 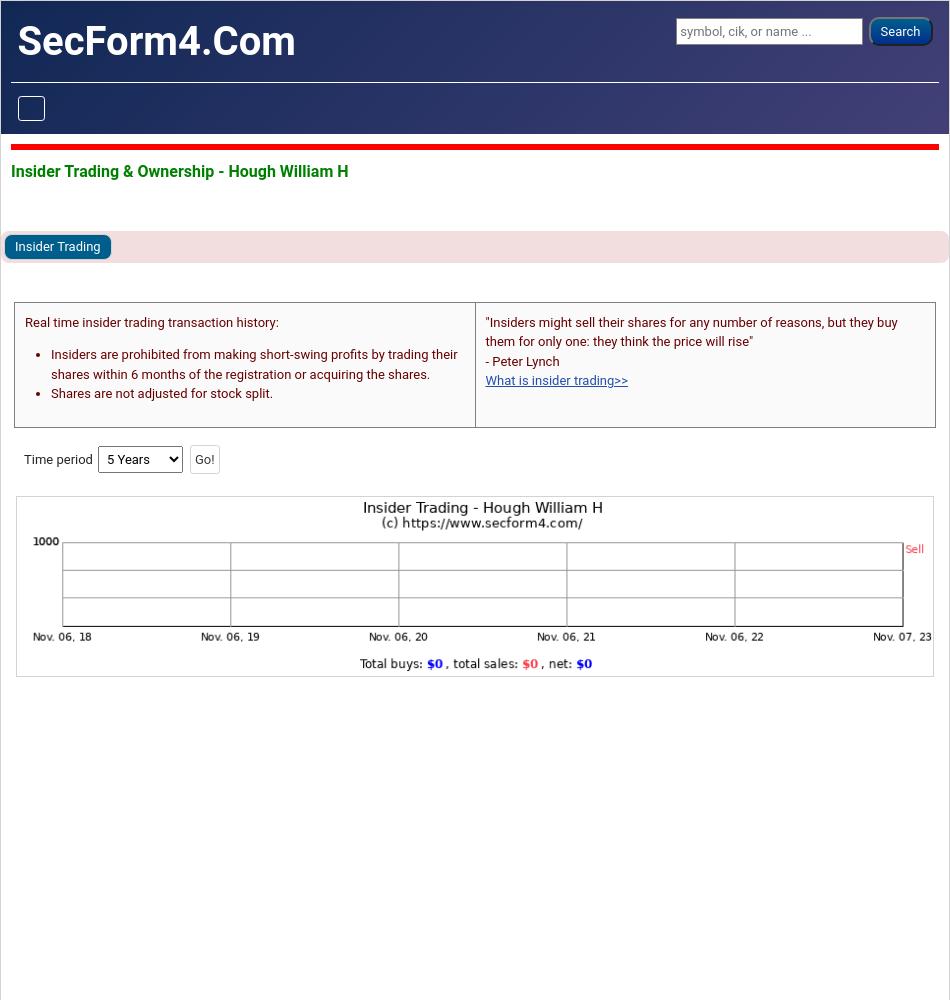 I want to click on 'Time period', so click(x=58, y=457).